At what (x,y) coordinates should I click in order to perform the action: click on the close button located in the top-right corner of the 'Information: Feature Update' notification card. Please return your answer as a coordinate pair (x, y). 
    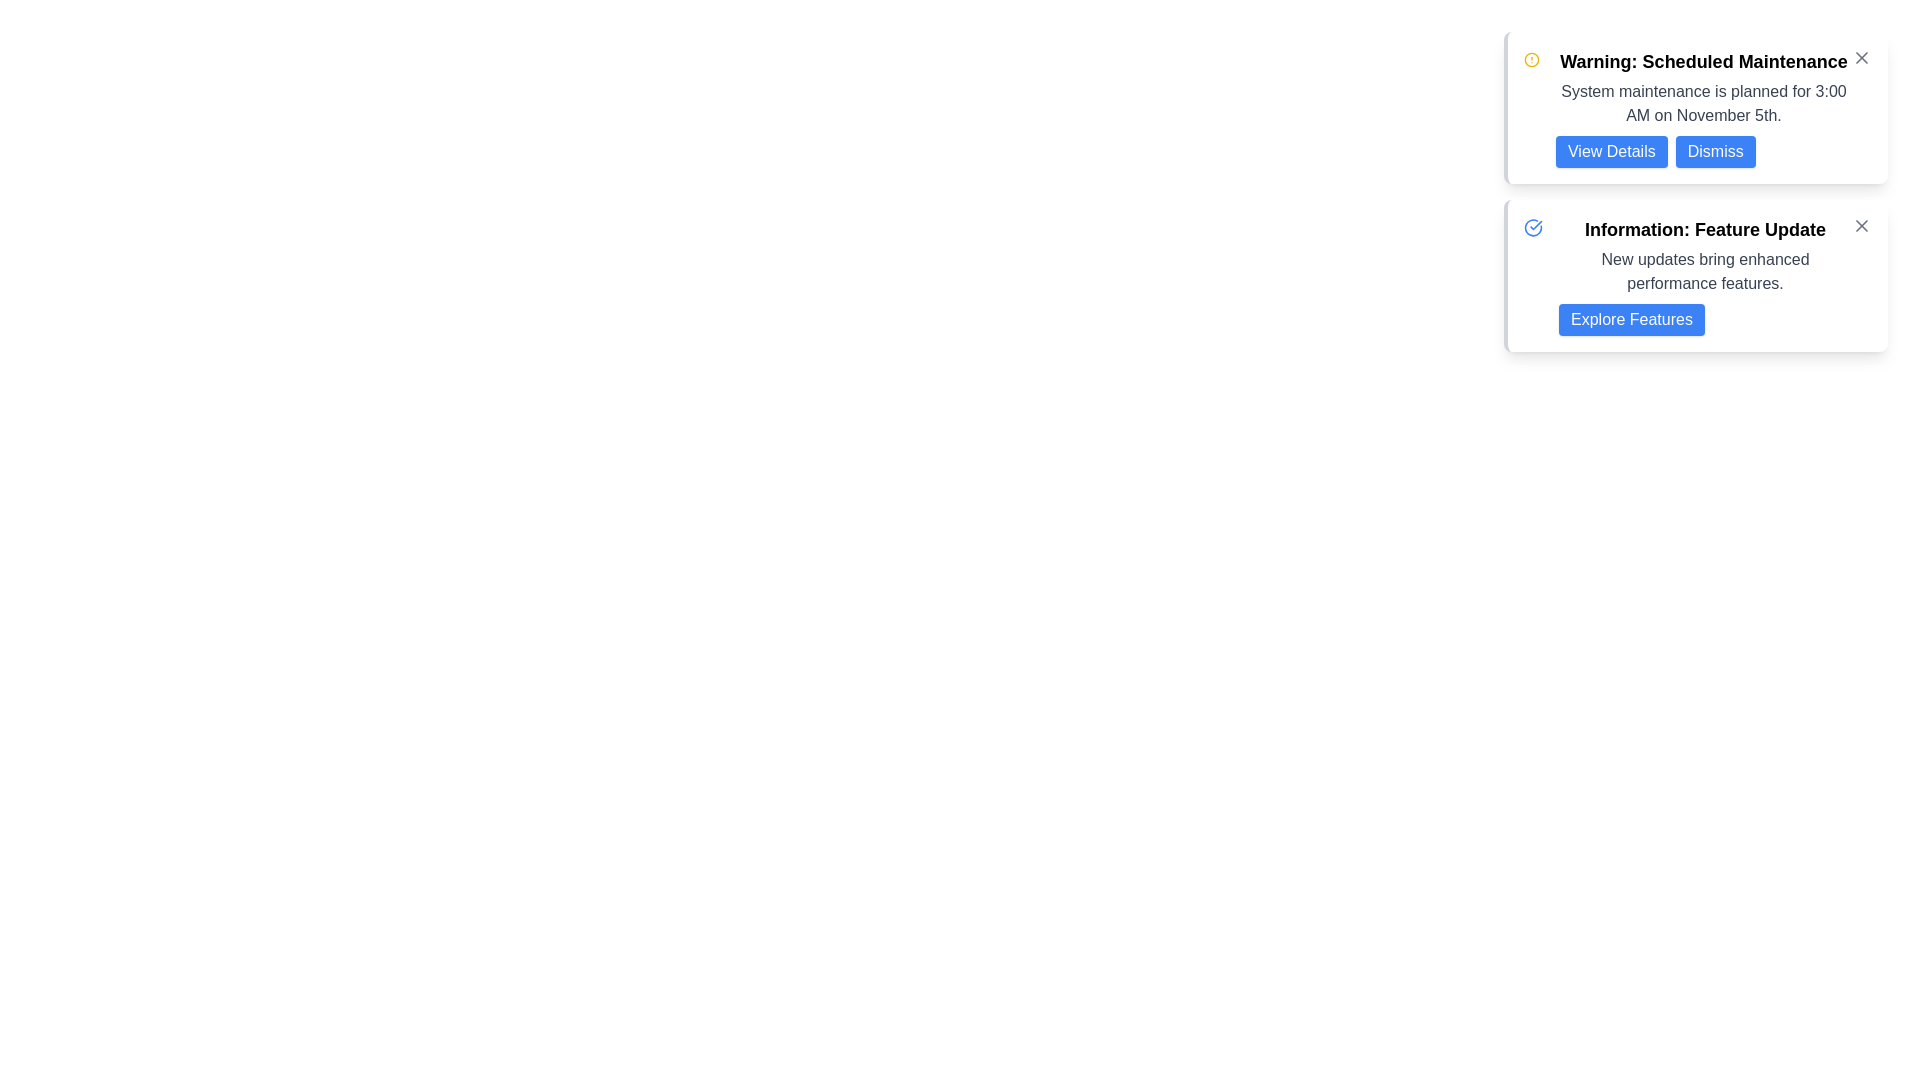
    Looking at the image, I should click on (1861, 225).